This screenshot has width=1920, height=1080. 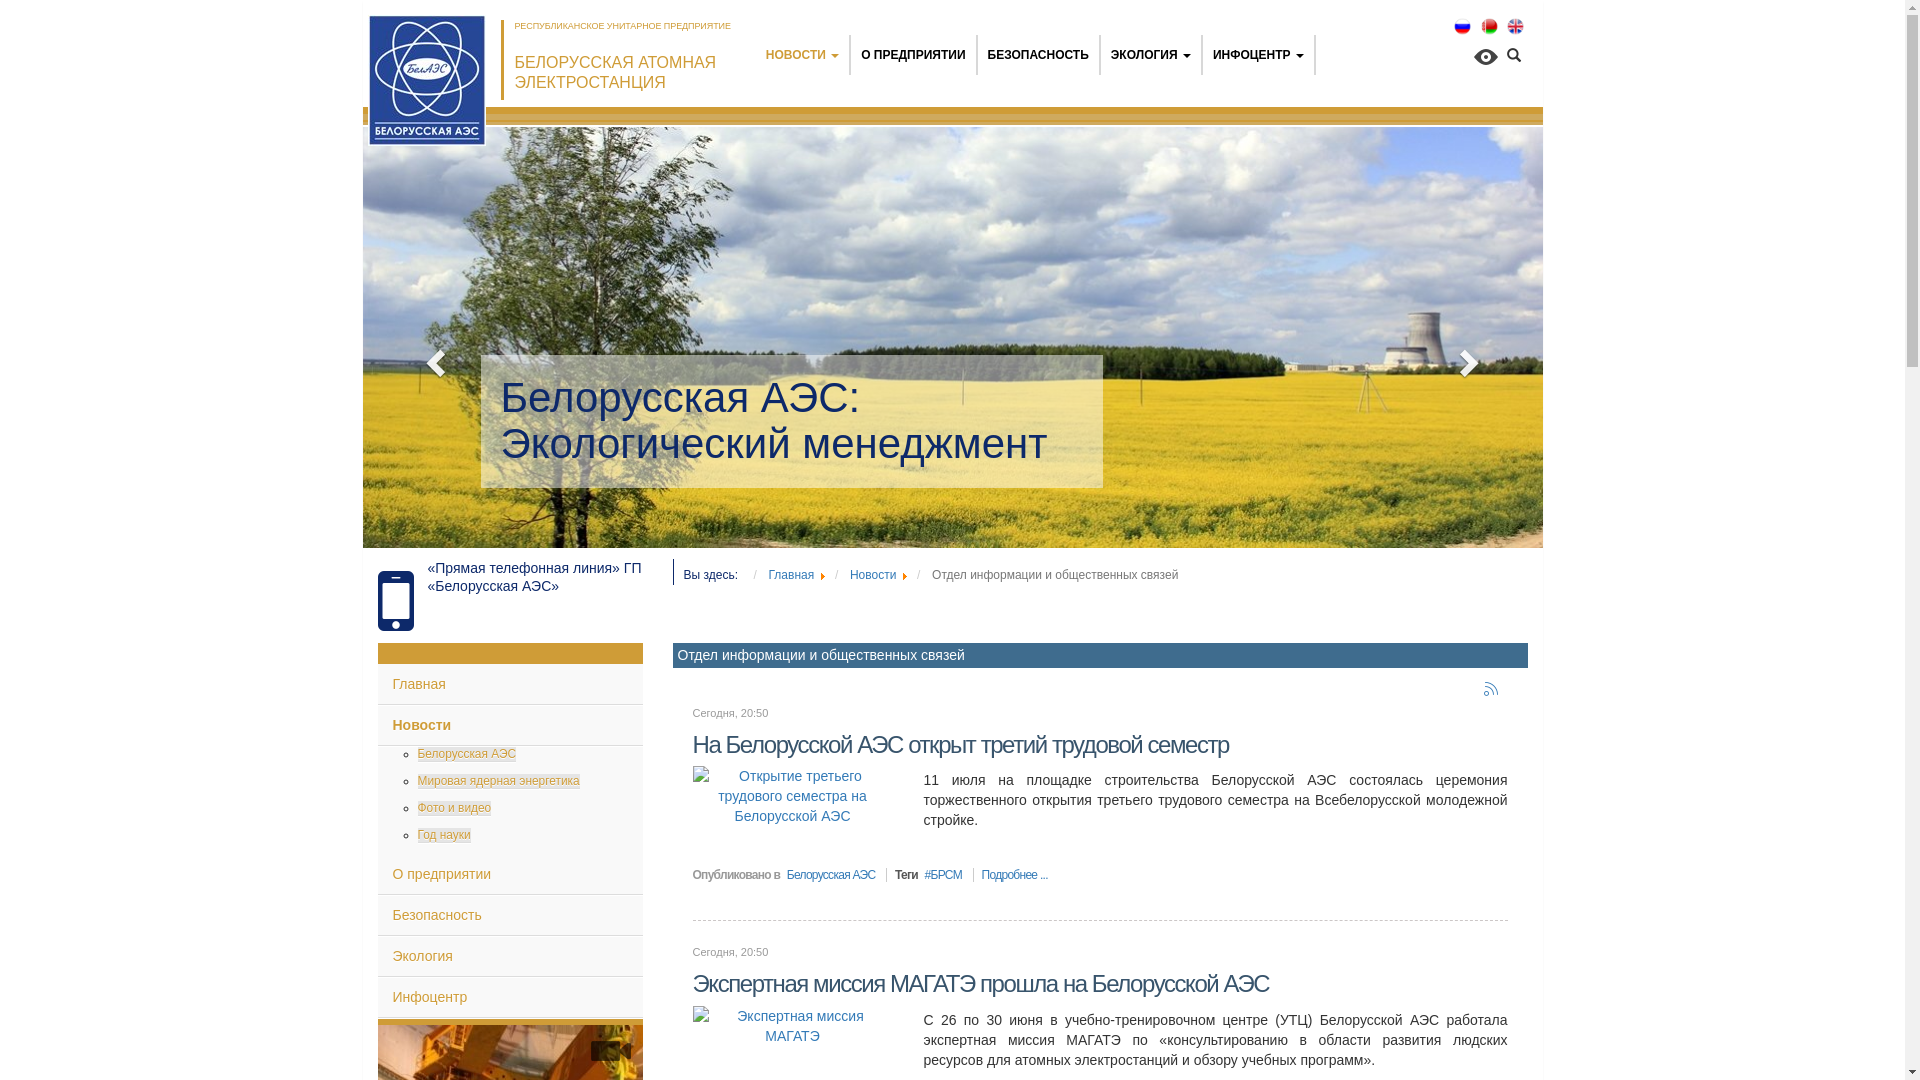 What do you see at coordinates (1515, 26) in the screenshot?
I see `'English (UK)'` at bounding box center [1515, 26].